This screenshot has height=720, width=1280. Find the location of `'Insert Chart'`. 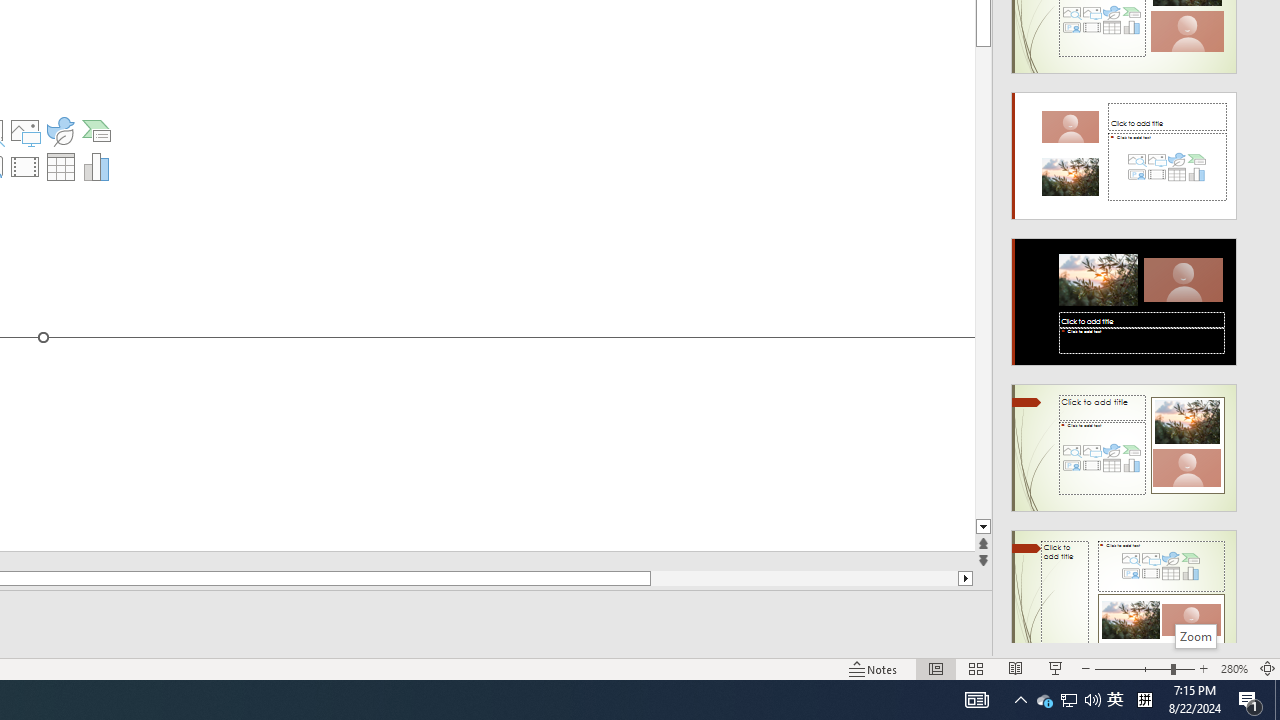

'Insert Chart' is located at coordinates (95, 166).